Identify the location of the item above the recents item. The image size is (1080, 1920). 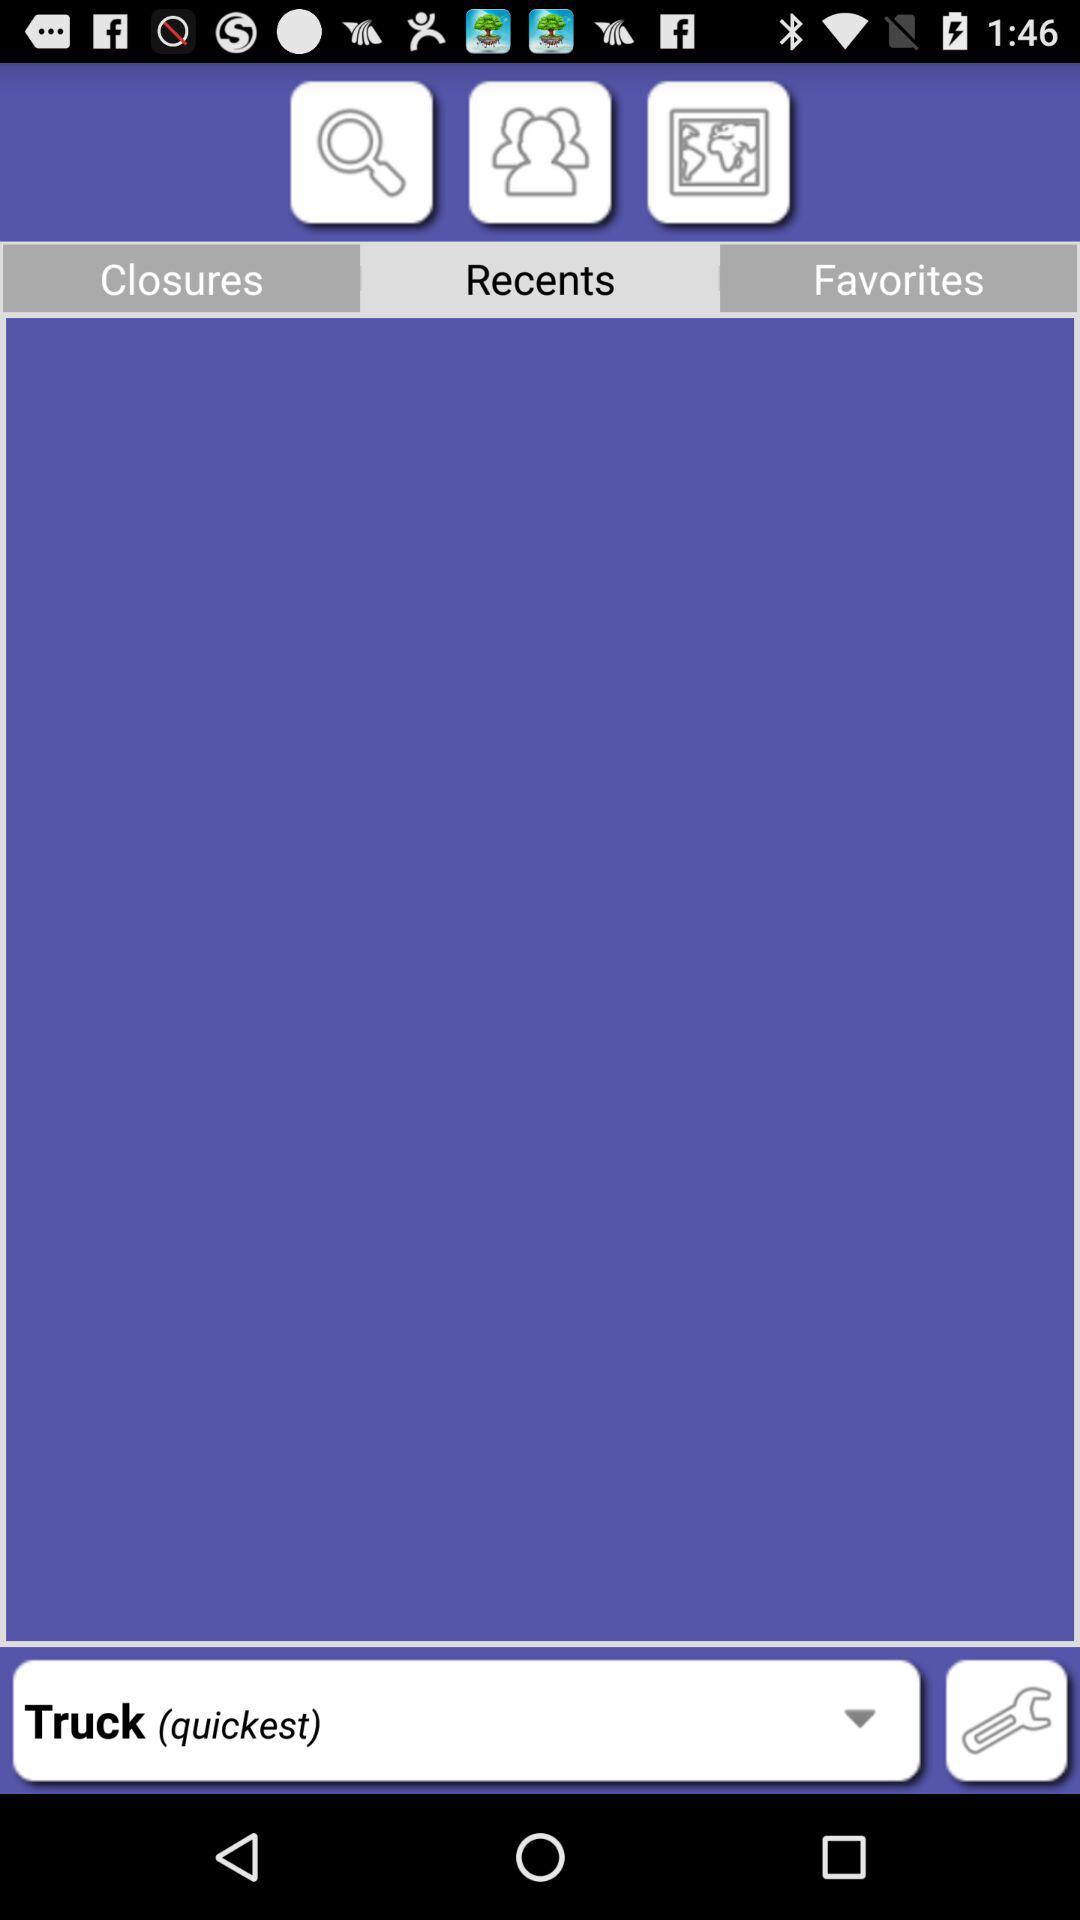
(717, 151).